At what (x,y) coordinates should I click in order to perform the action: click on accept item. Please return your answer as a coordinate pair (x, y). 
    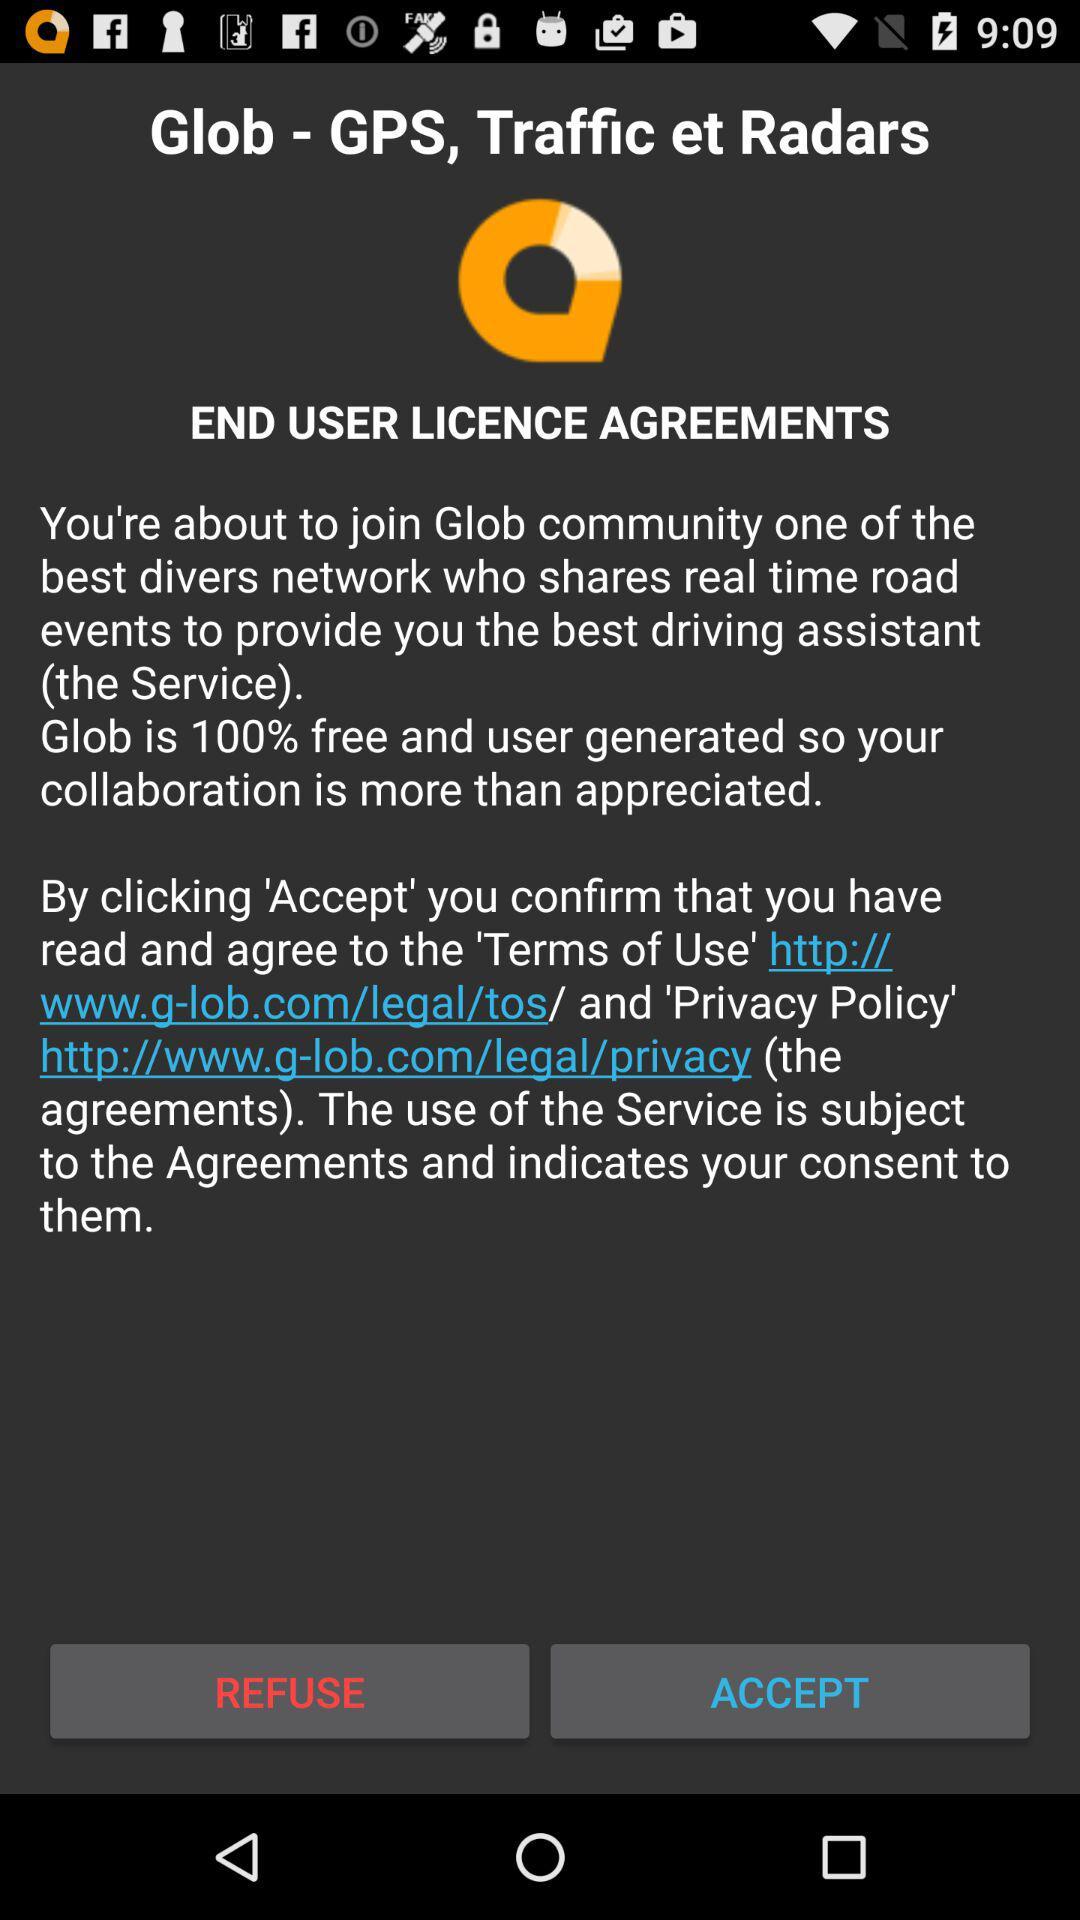
    Looking at the image, I should click on (789, 1690).